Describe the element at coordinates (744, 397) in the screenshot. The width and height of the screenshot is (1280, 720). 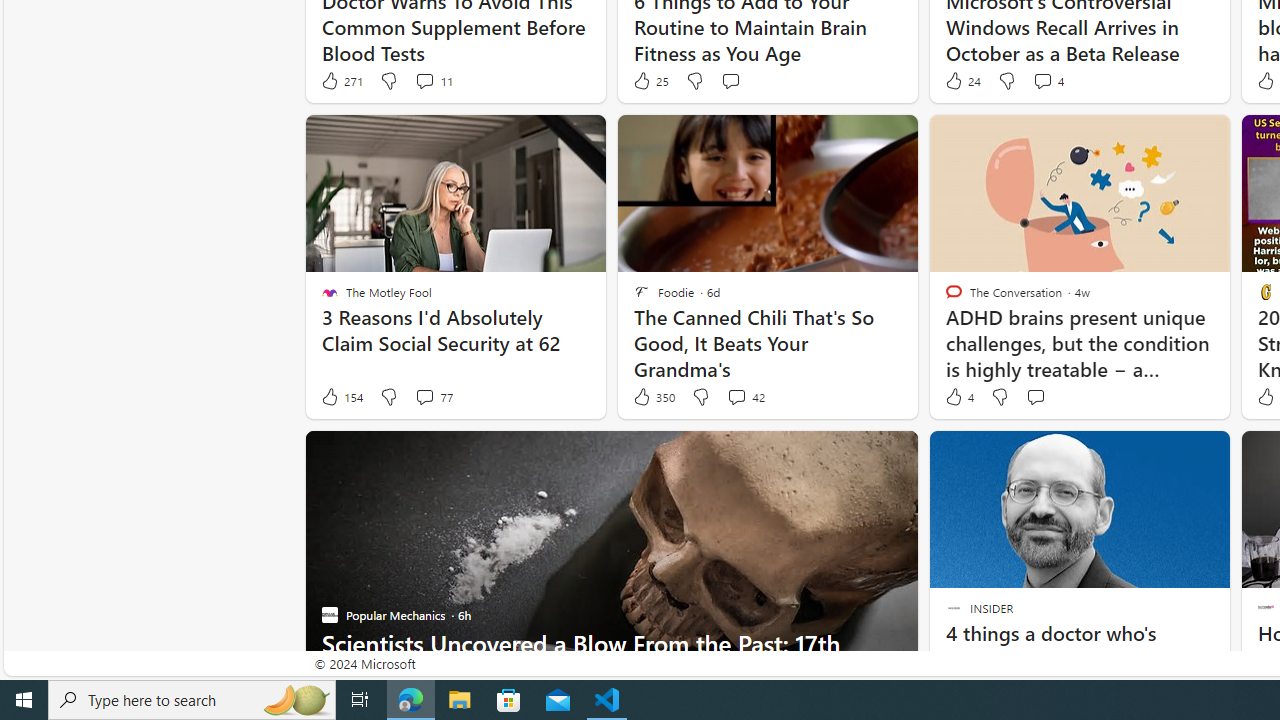
I see `'View comments 42 Comment'` at that location.